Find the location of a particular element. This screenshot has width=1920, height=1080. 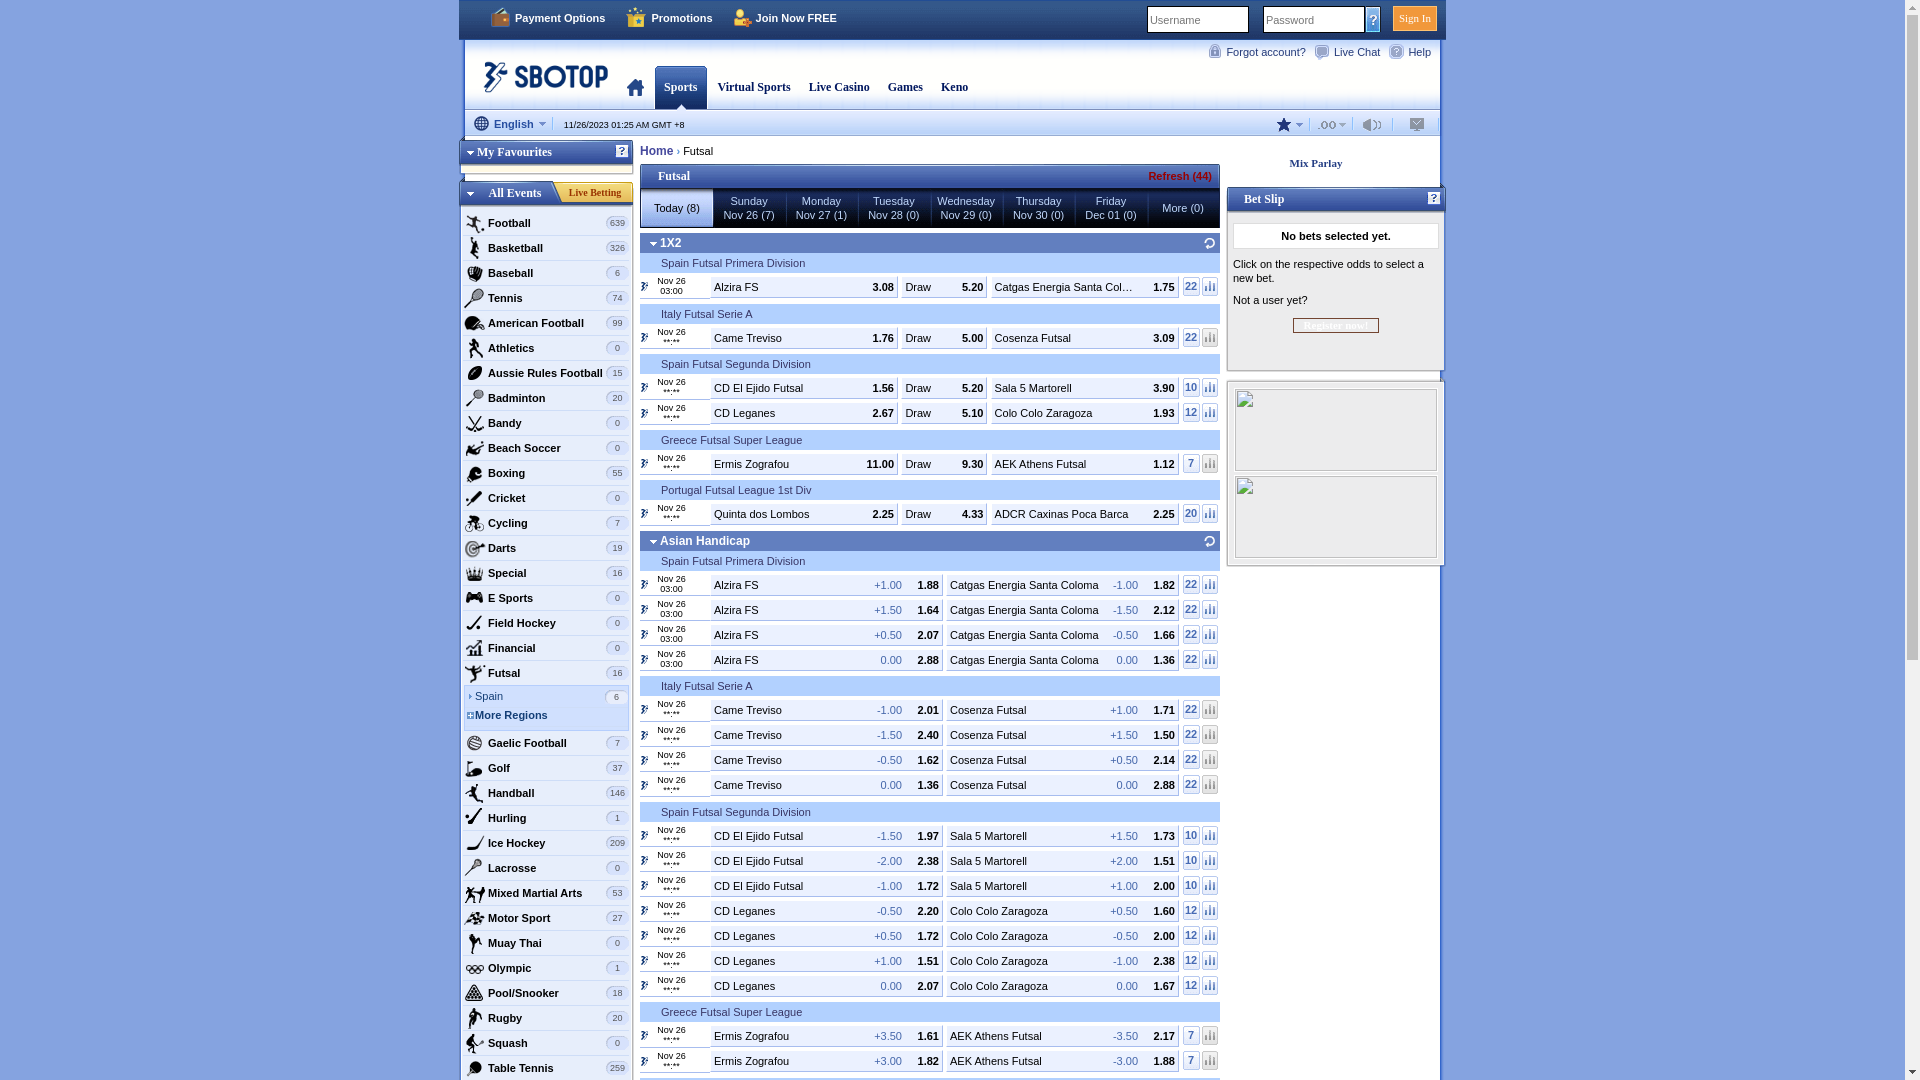

'Special is located at coordinates (546, 573).